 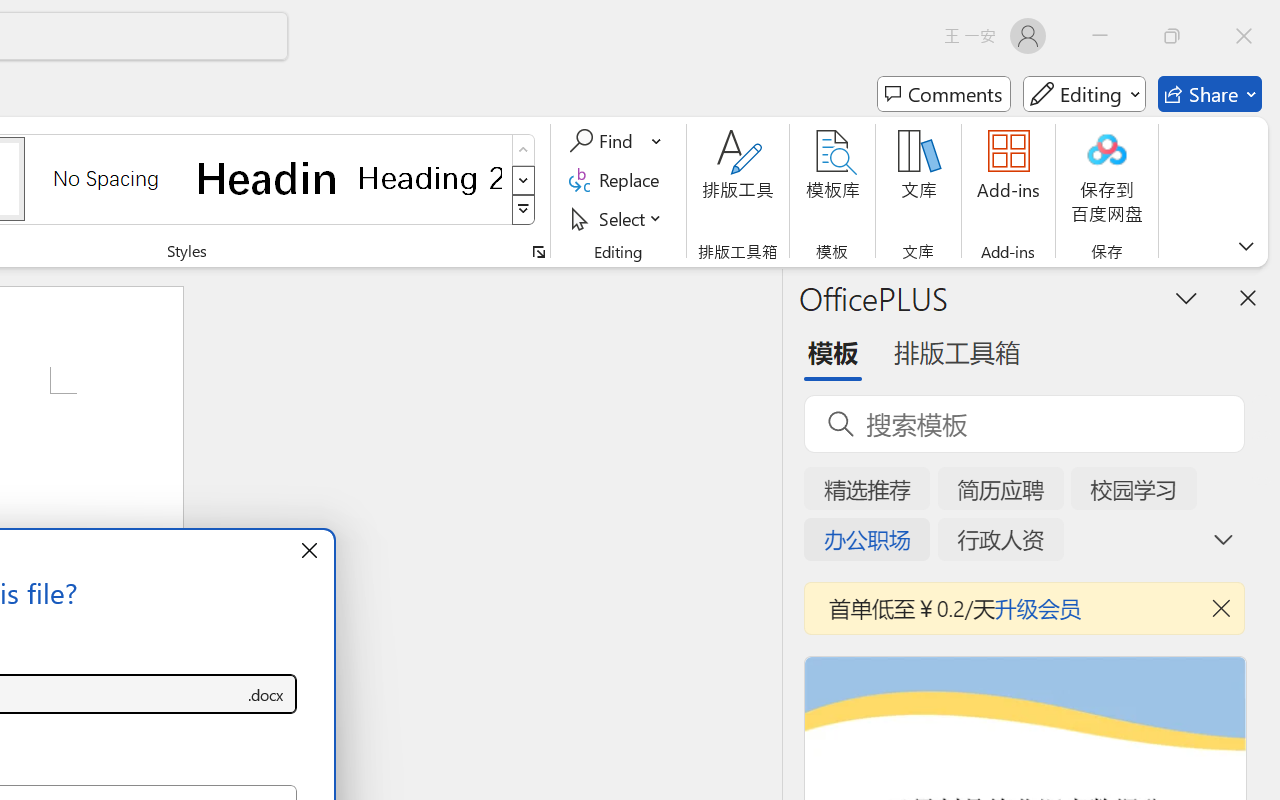 I want to click on 'Class: NetUIImage', so click(x=524, y=210).